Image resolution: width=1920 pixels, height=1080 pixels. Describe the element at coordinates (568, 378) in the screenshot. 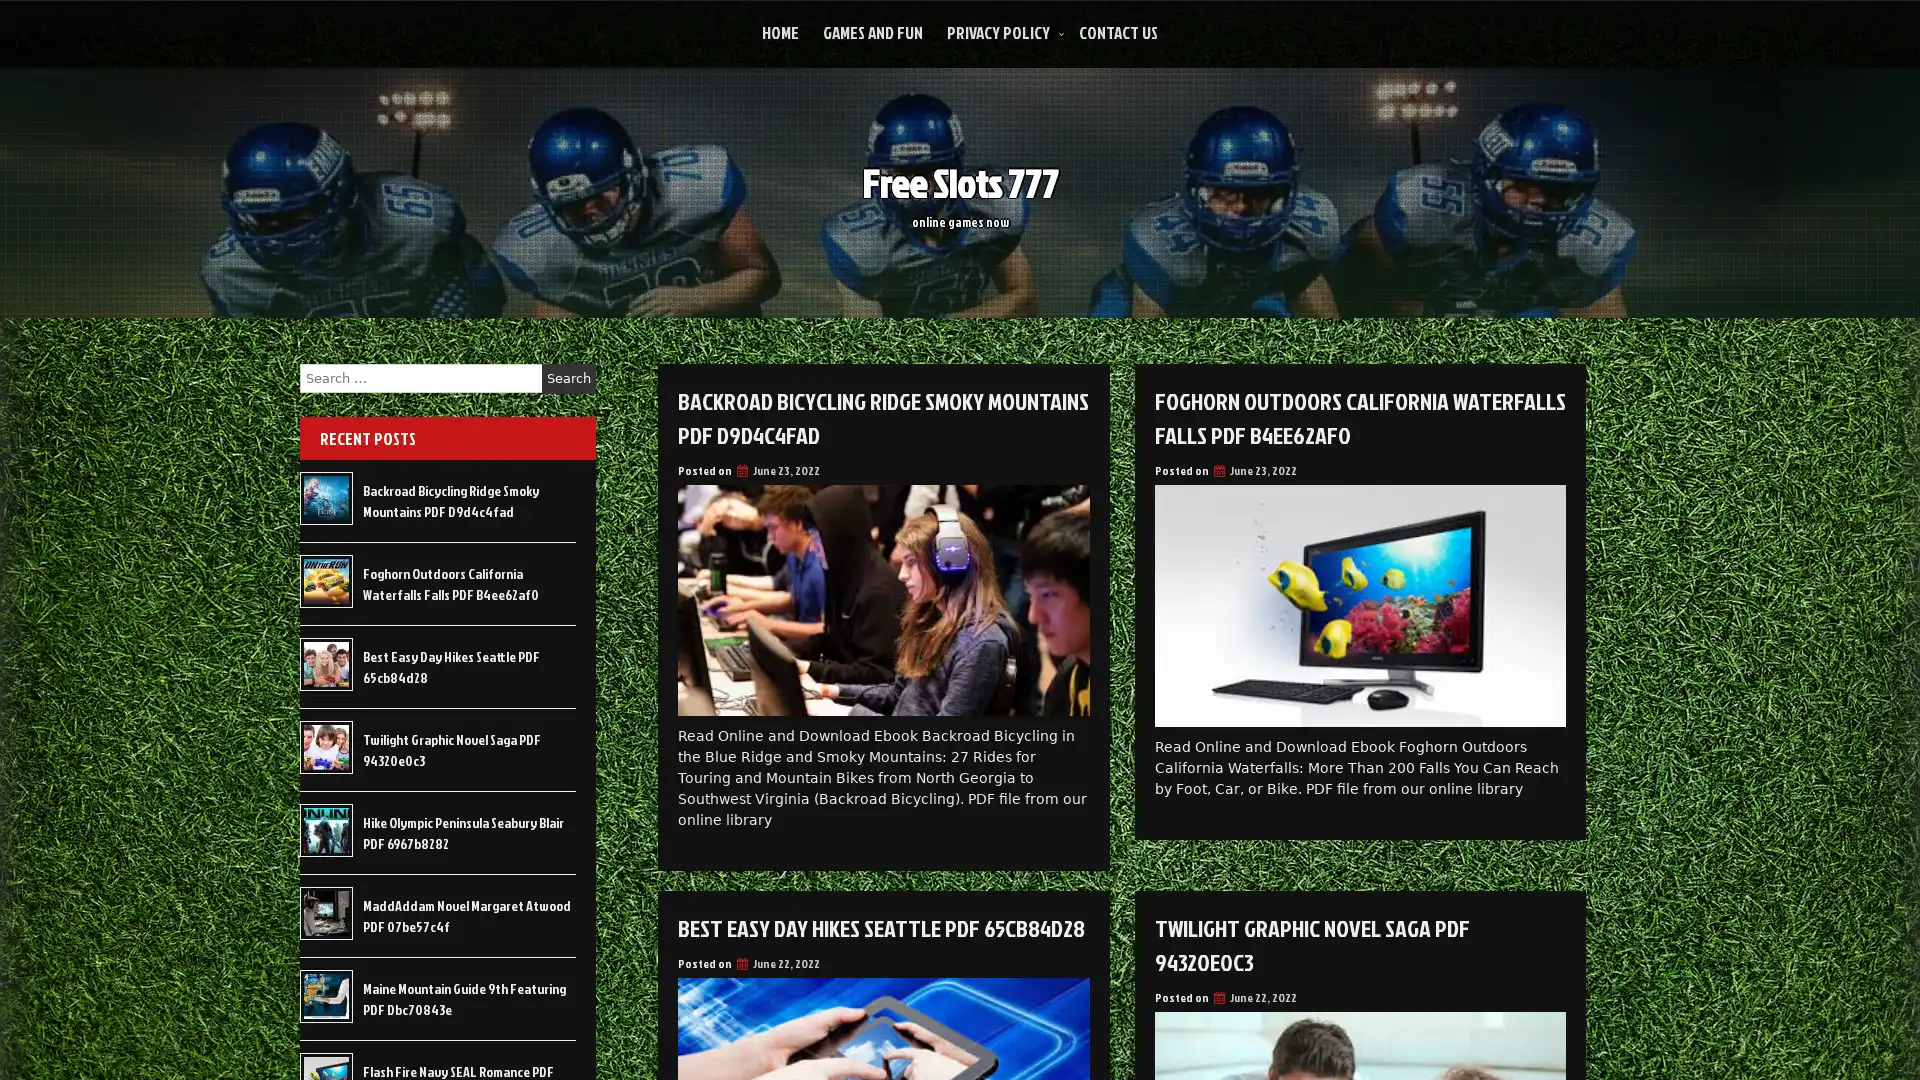

I see `Search` at that location.